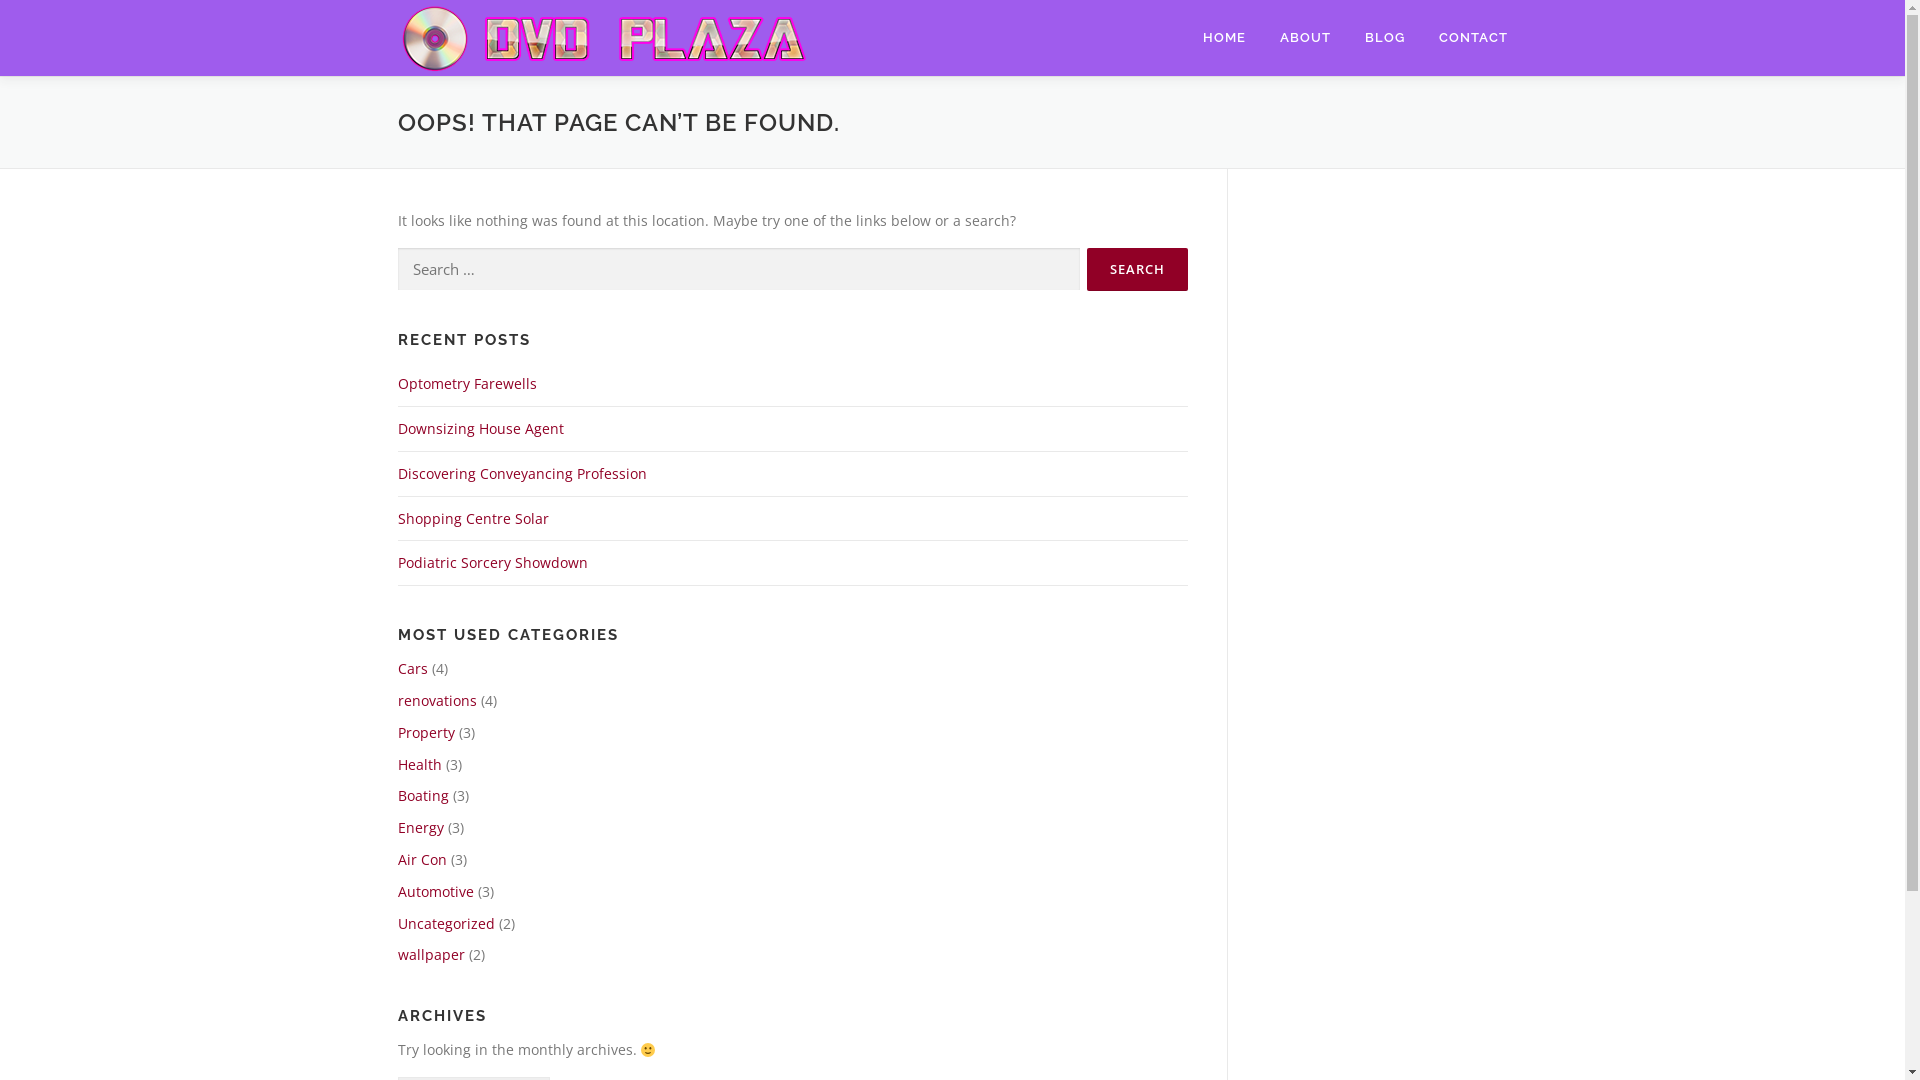 This screenshot has height=1080, width=1920. What do you see at coordinates (435, 890) in the screenshot?
I see `'Automotive'` at bounding box center [435, 890].